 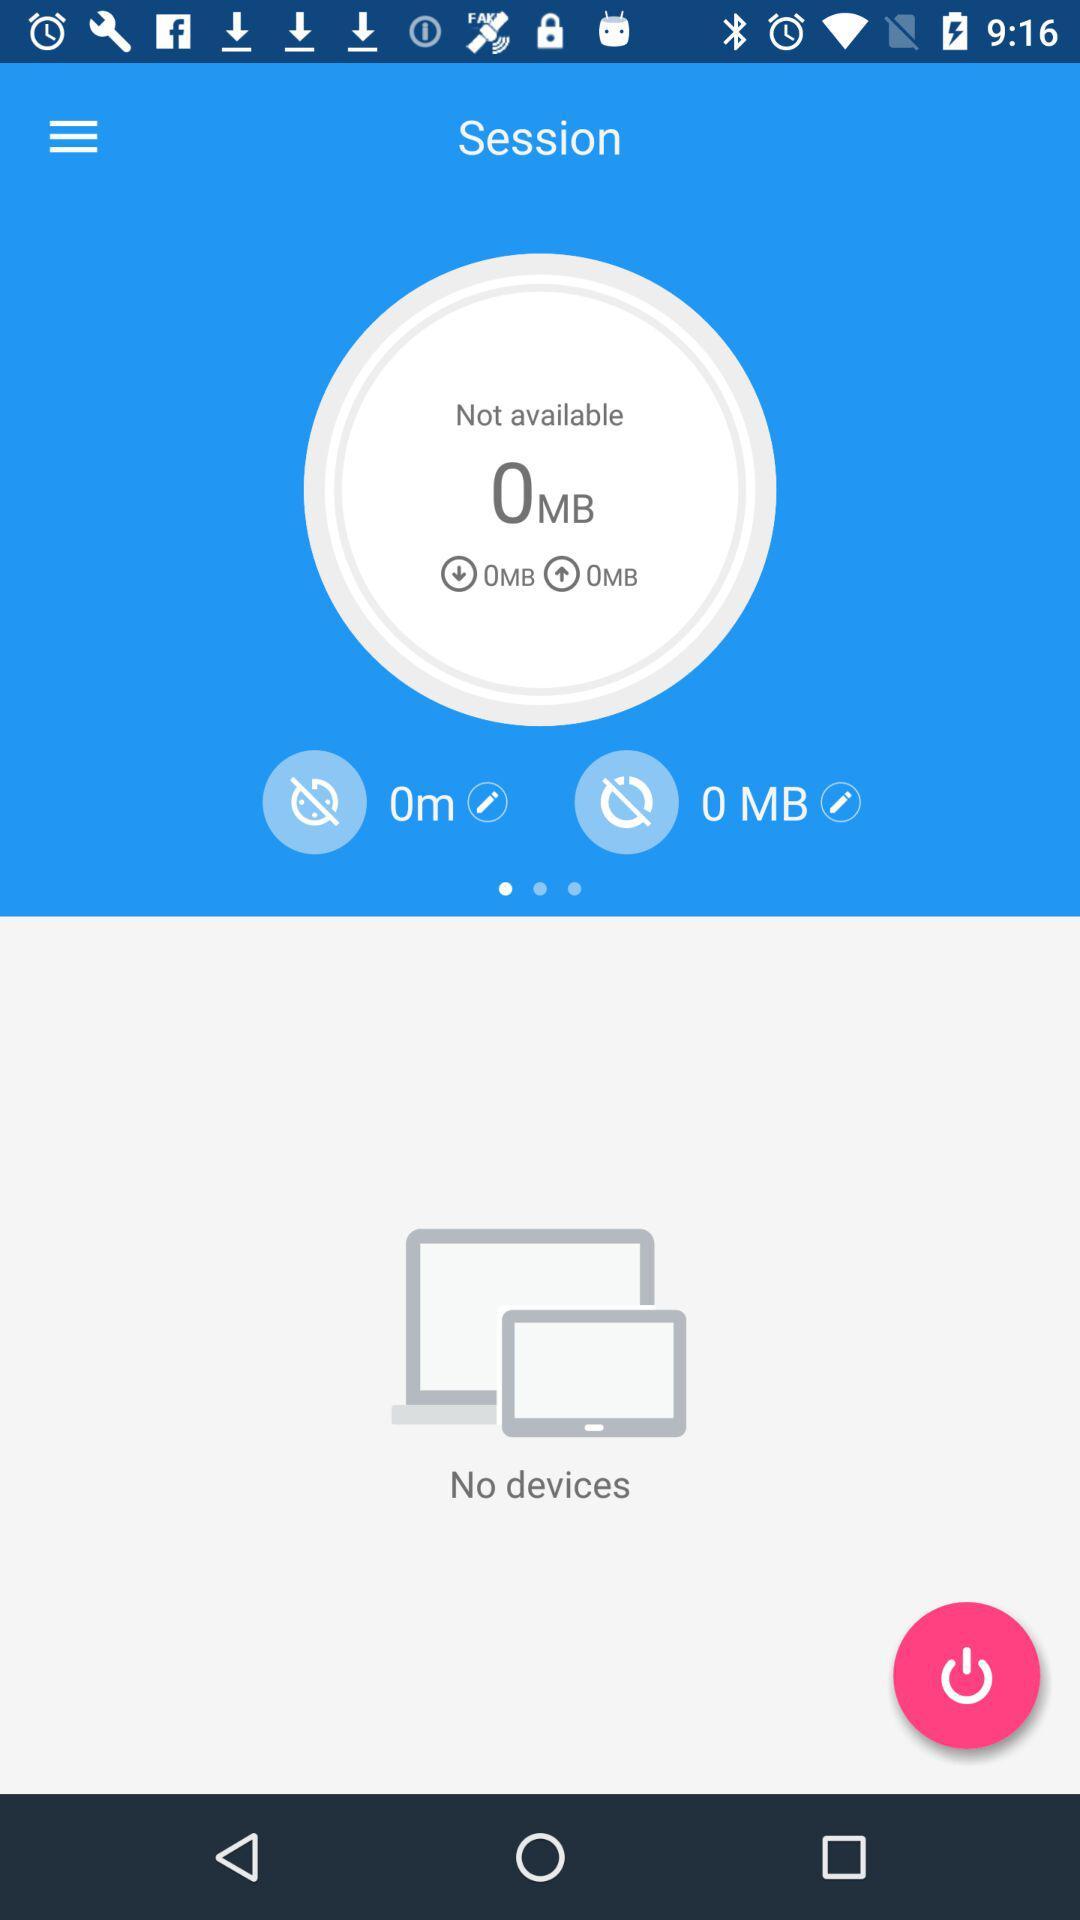 What do you see at coordinates (965, 1675) in the screenshot?
I see `begin recording` at bounding box center [965, 1675].